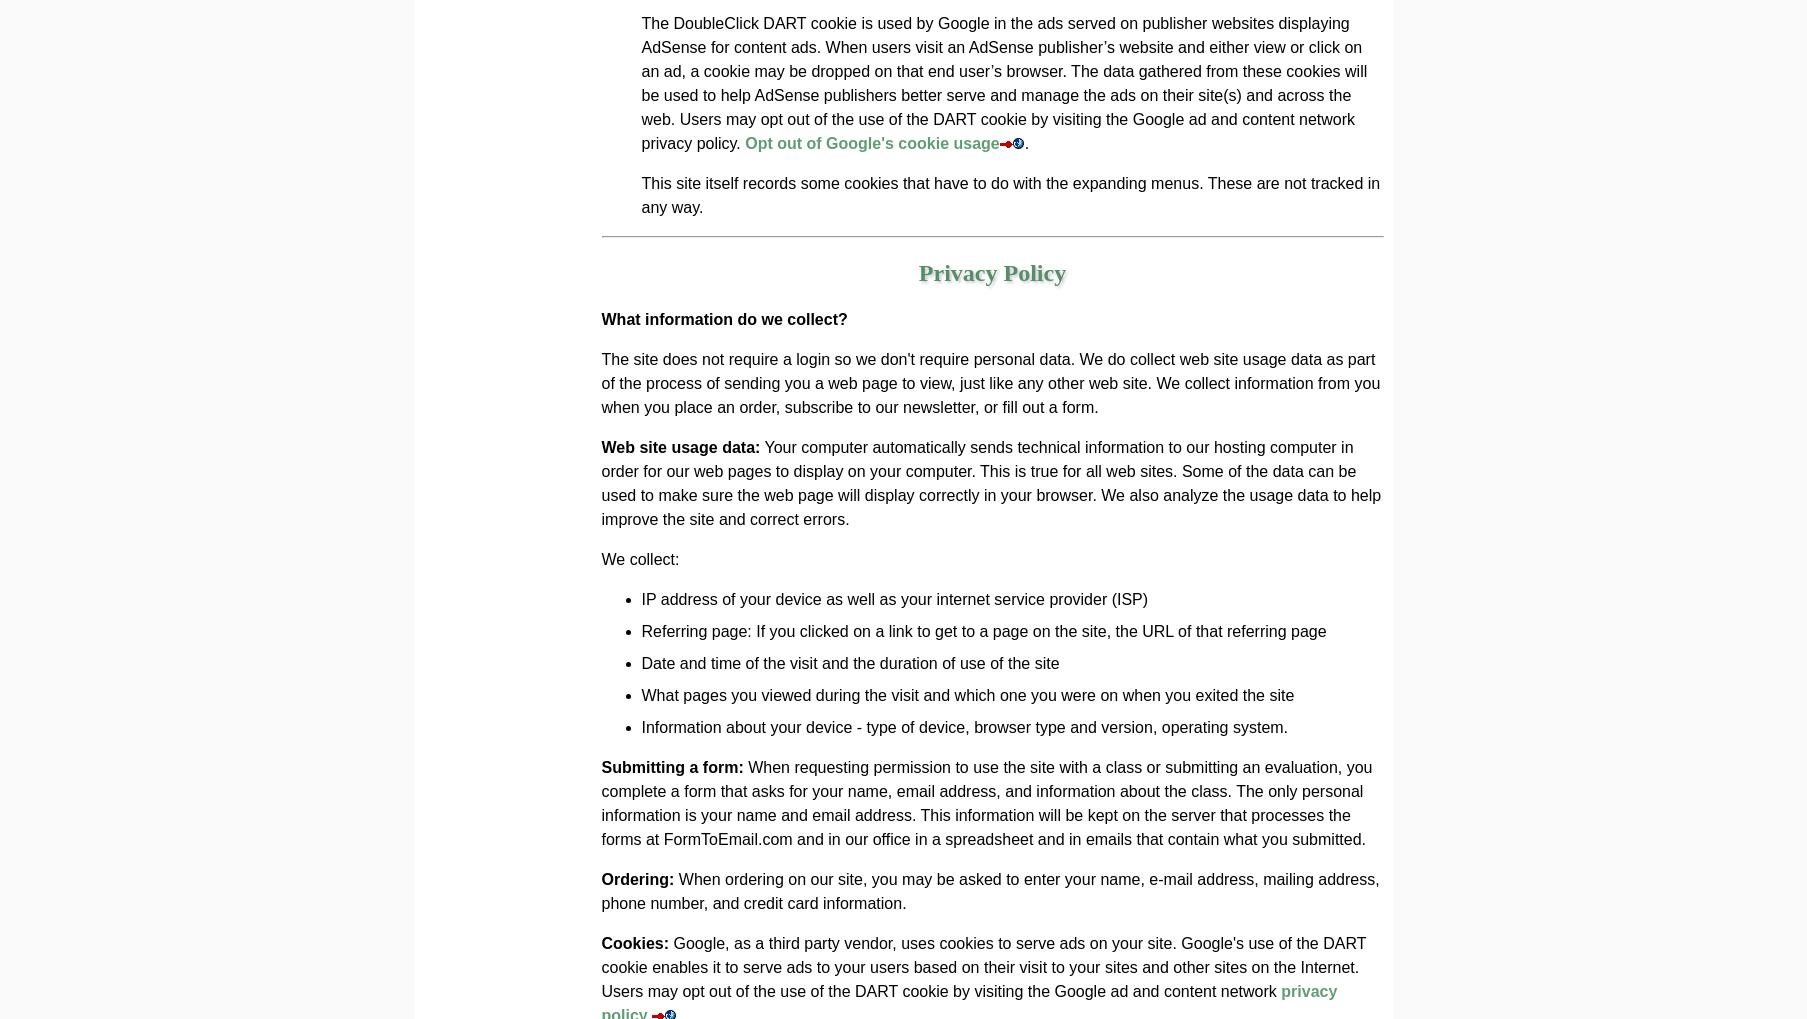 The width and height of the screenshot is (1807, 1019). Describe the element at coordinates (963, 727) in the screenshot. I see `'Information about your device - type of device, browser type and version, operating system.'` at that location.